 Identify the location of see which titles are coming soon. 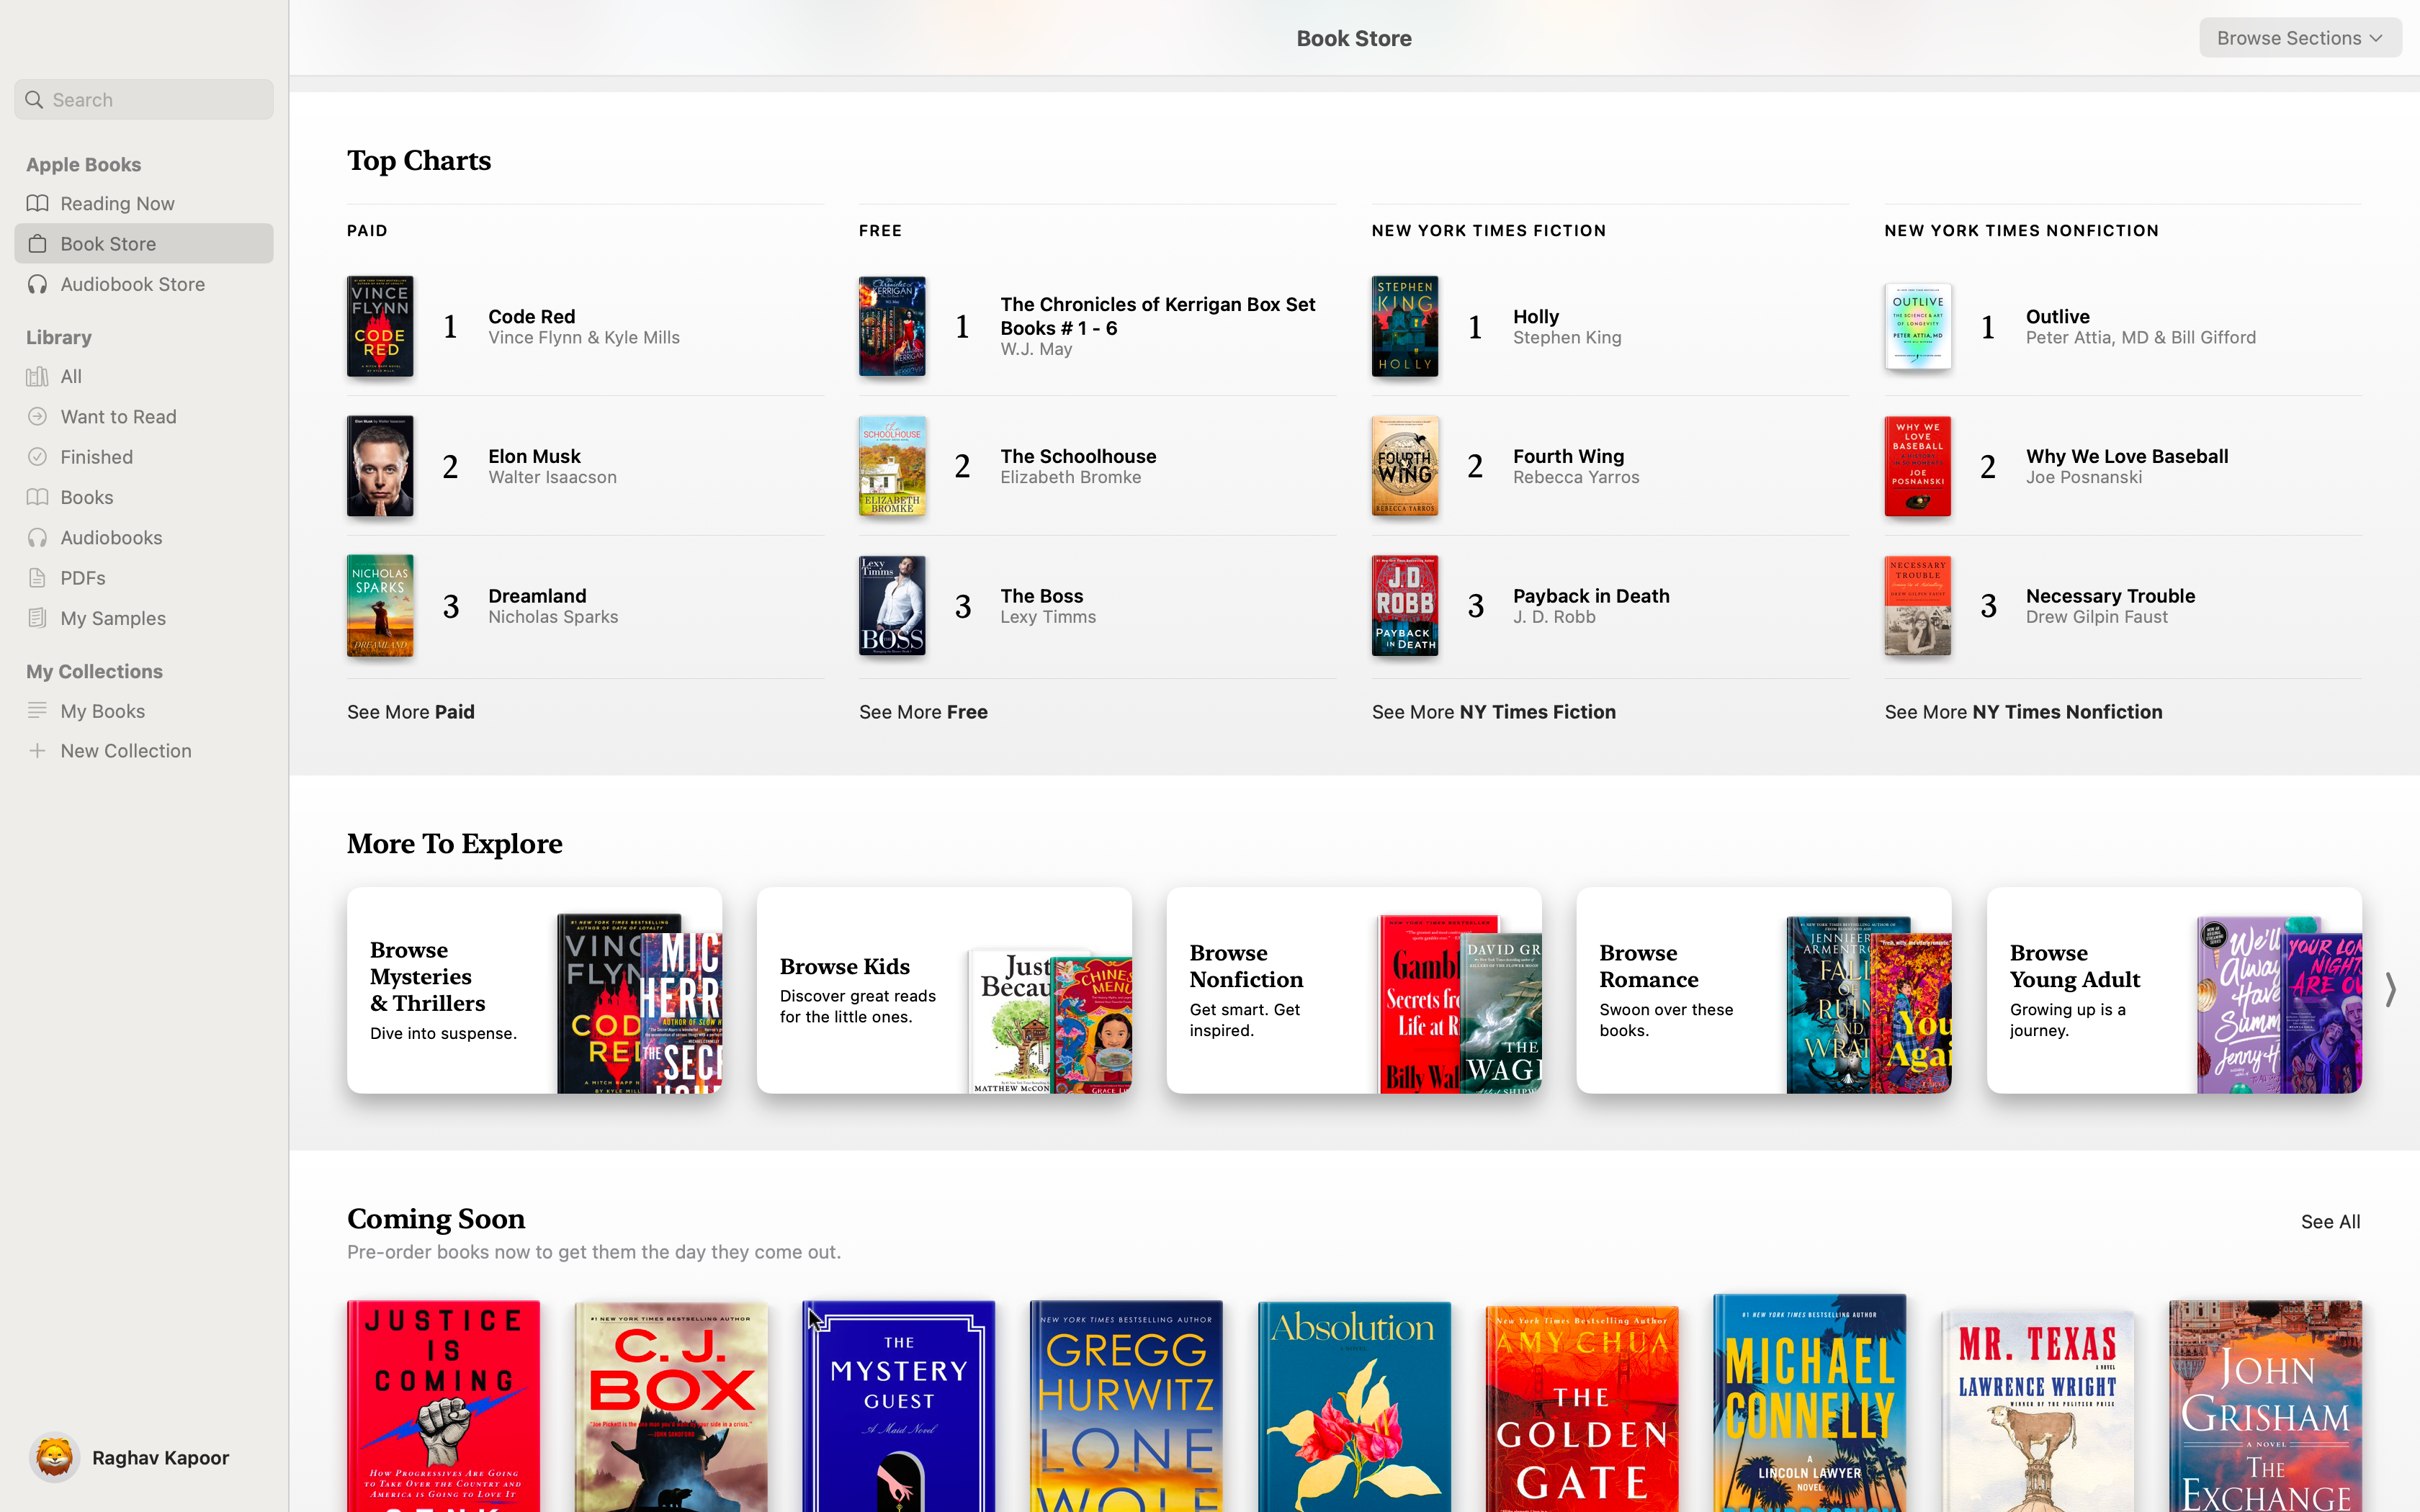
(4553230, 1687392).